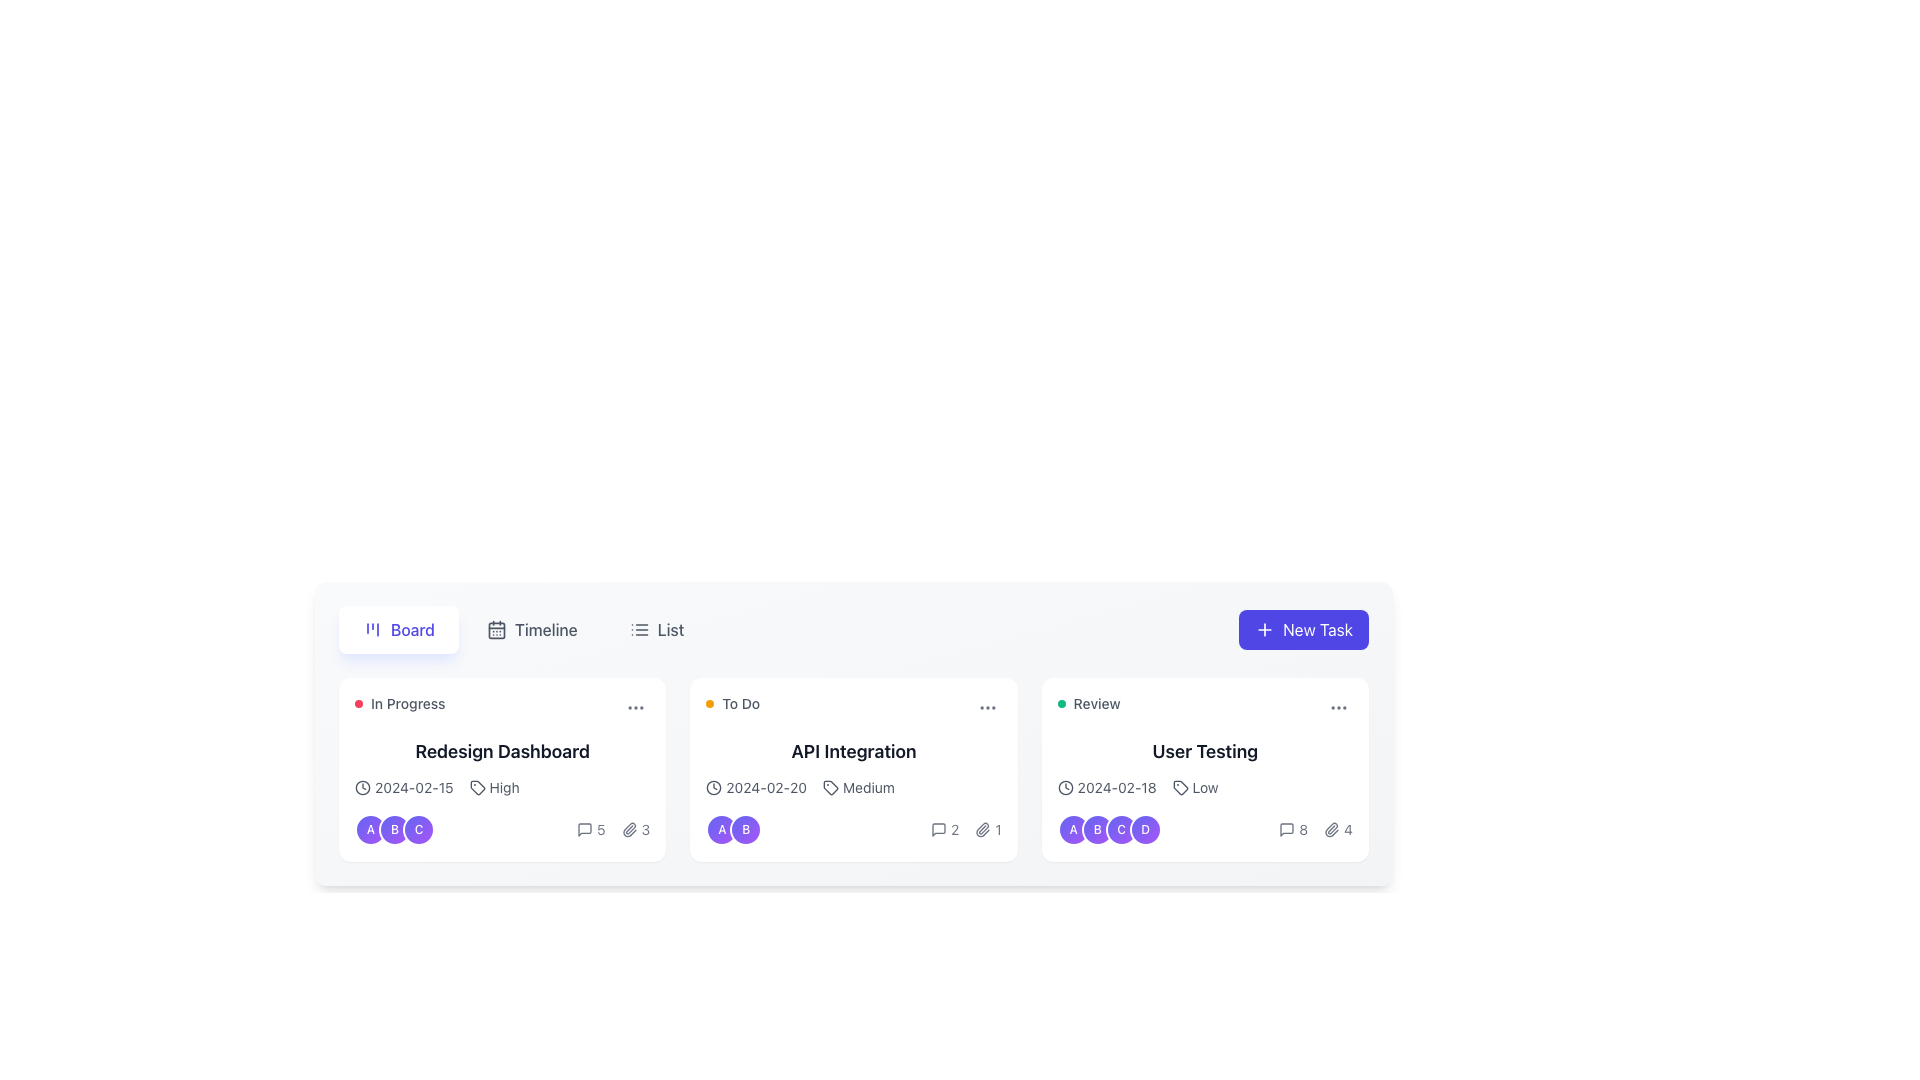  Describe the element at coordinates (589, 829) in the screenshot. I see `the comments indicator next to the task card labeled 'Redesign Dashboard' in the 'In Progress' category` at that location.